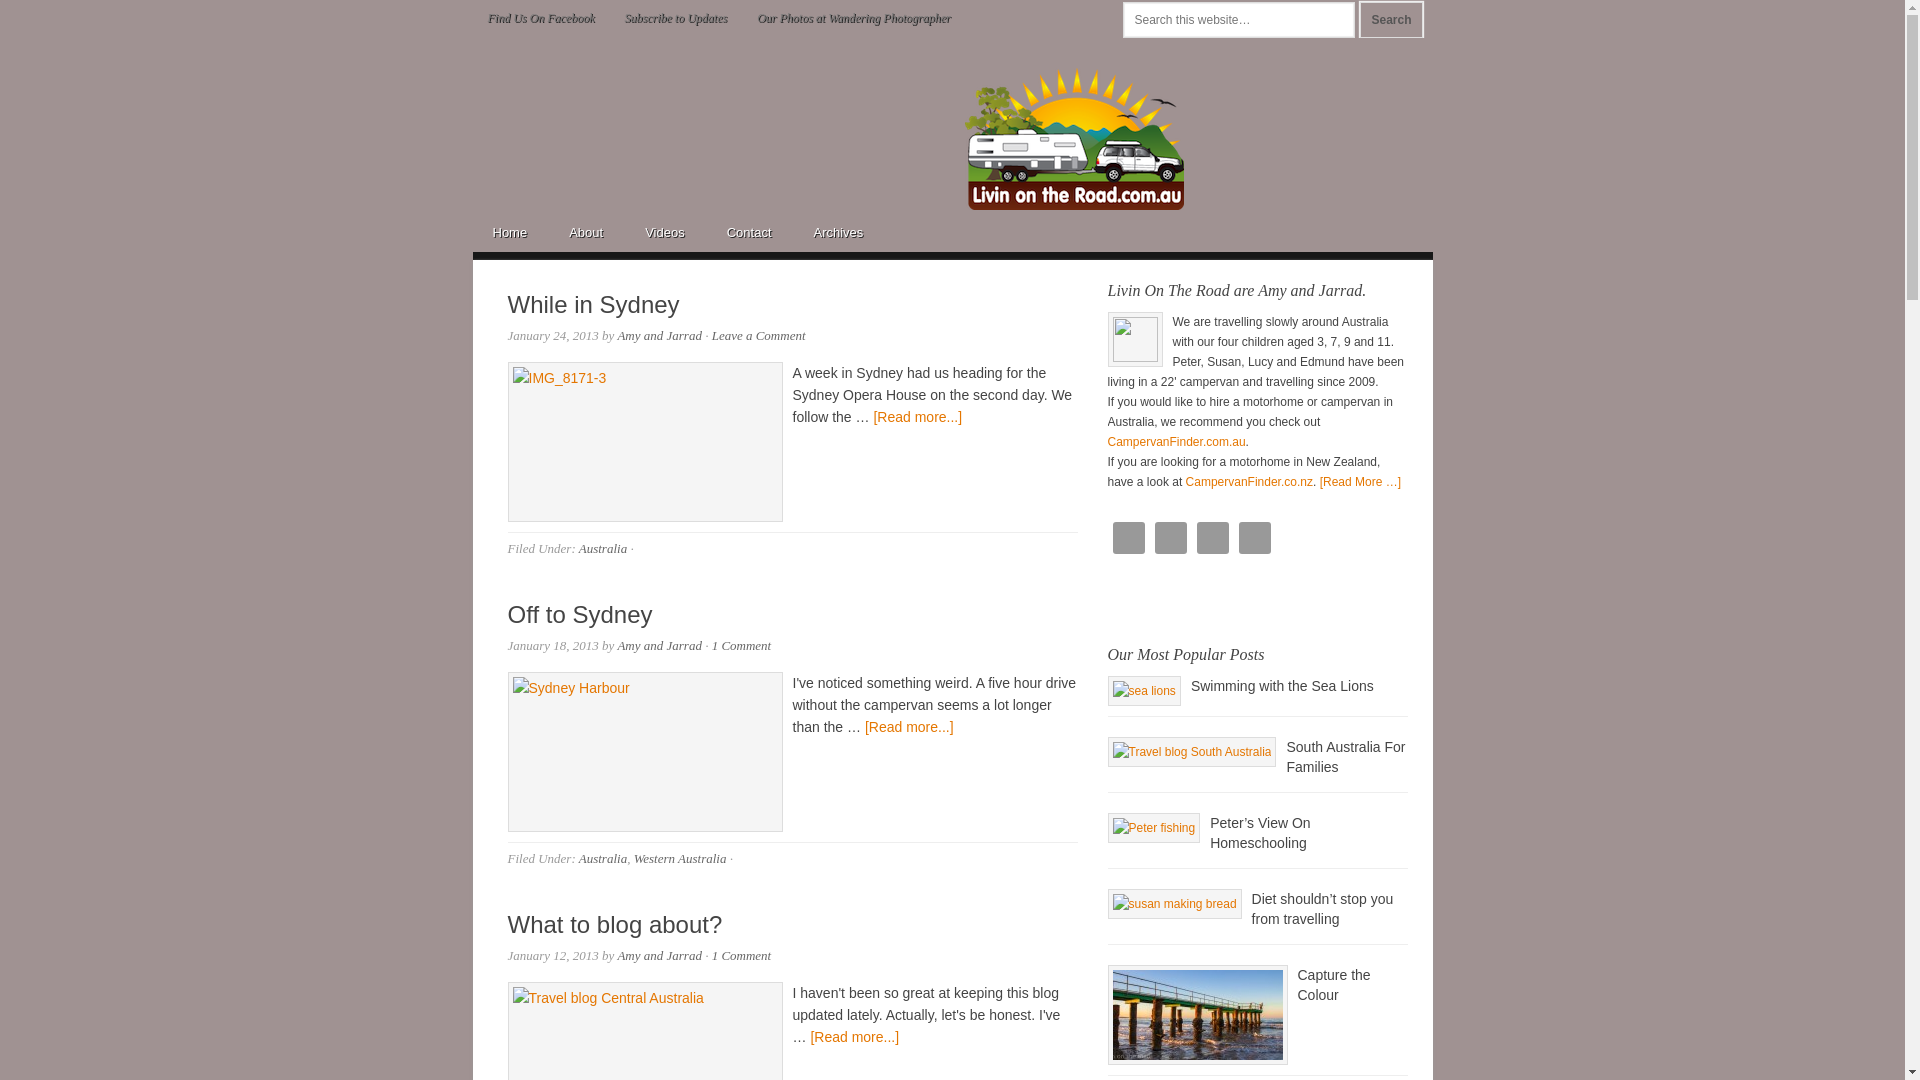 The height and width of the screenshot is (1080, 1920). Describe the element at coordinates (680, 857) in the screenshot. I see `'Western Australia'` at that location.